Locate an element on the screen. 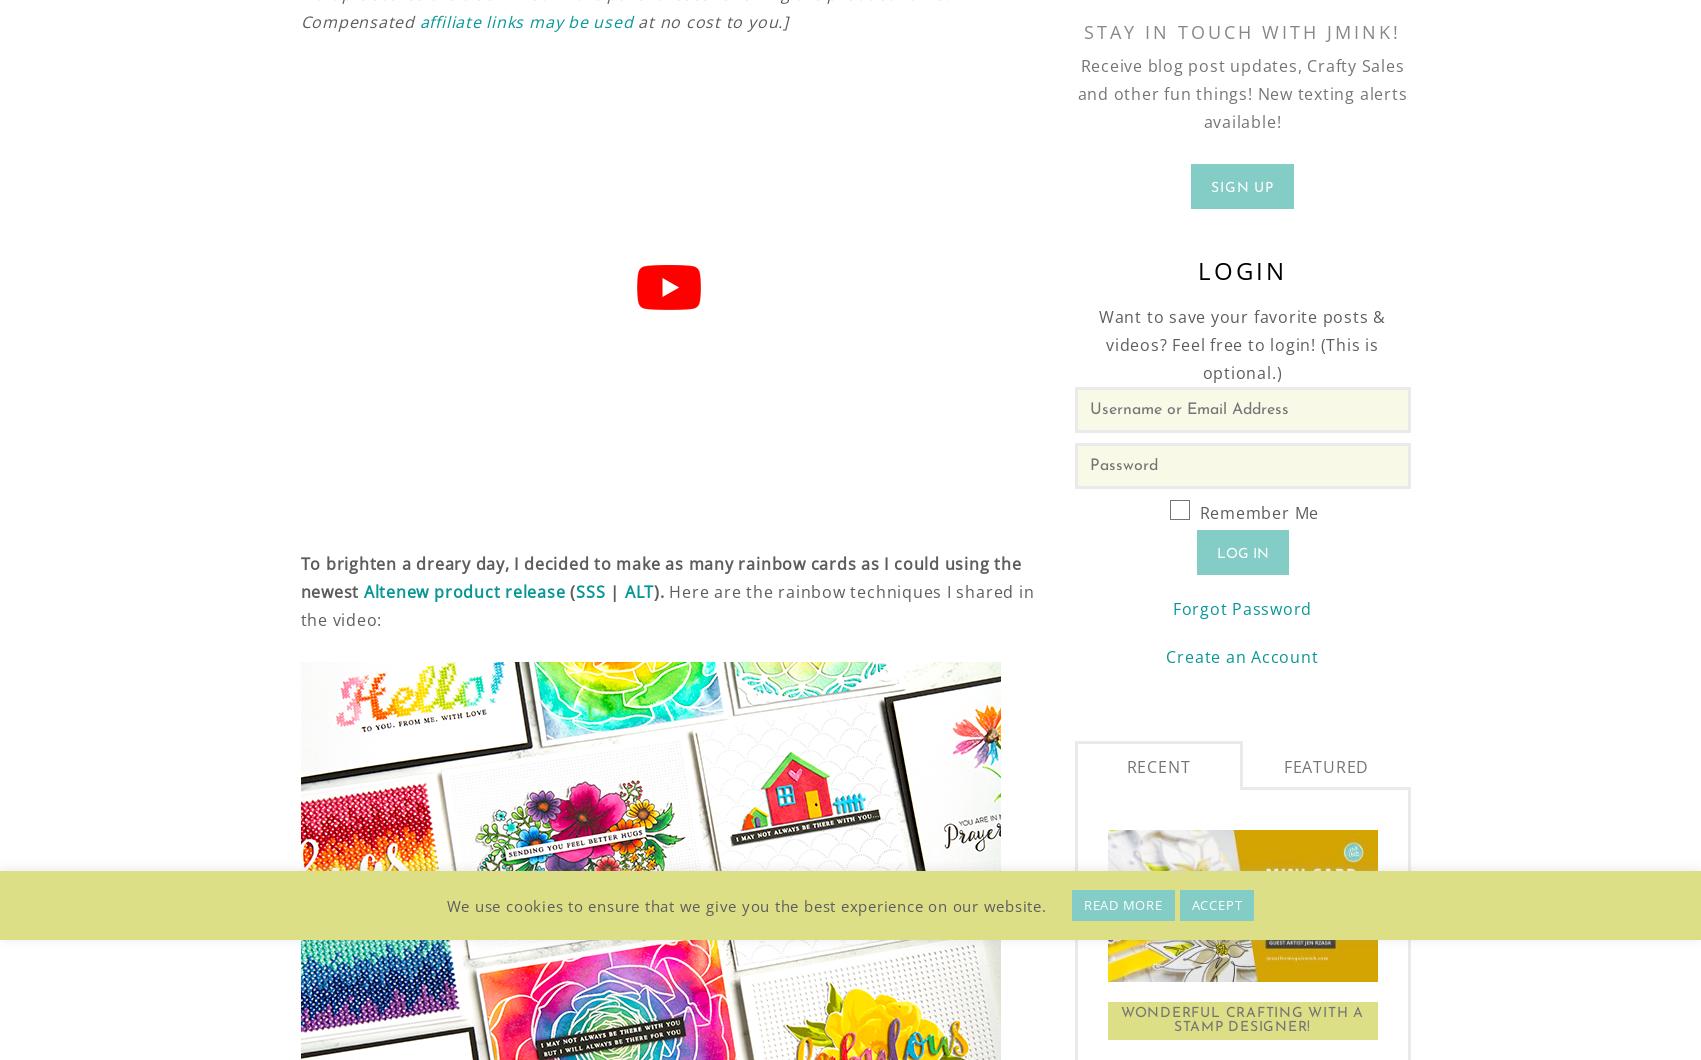 Image resolution: width=1701 pixels, height=1060 pixels. 'Stay in Touch With JMink!' is located at coordinates (1242, 32).